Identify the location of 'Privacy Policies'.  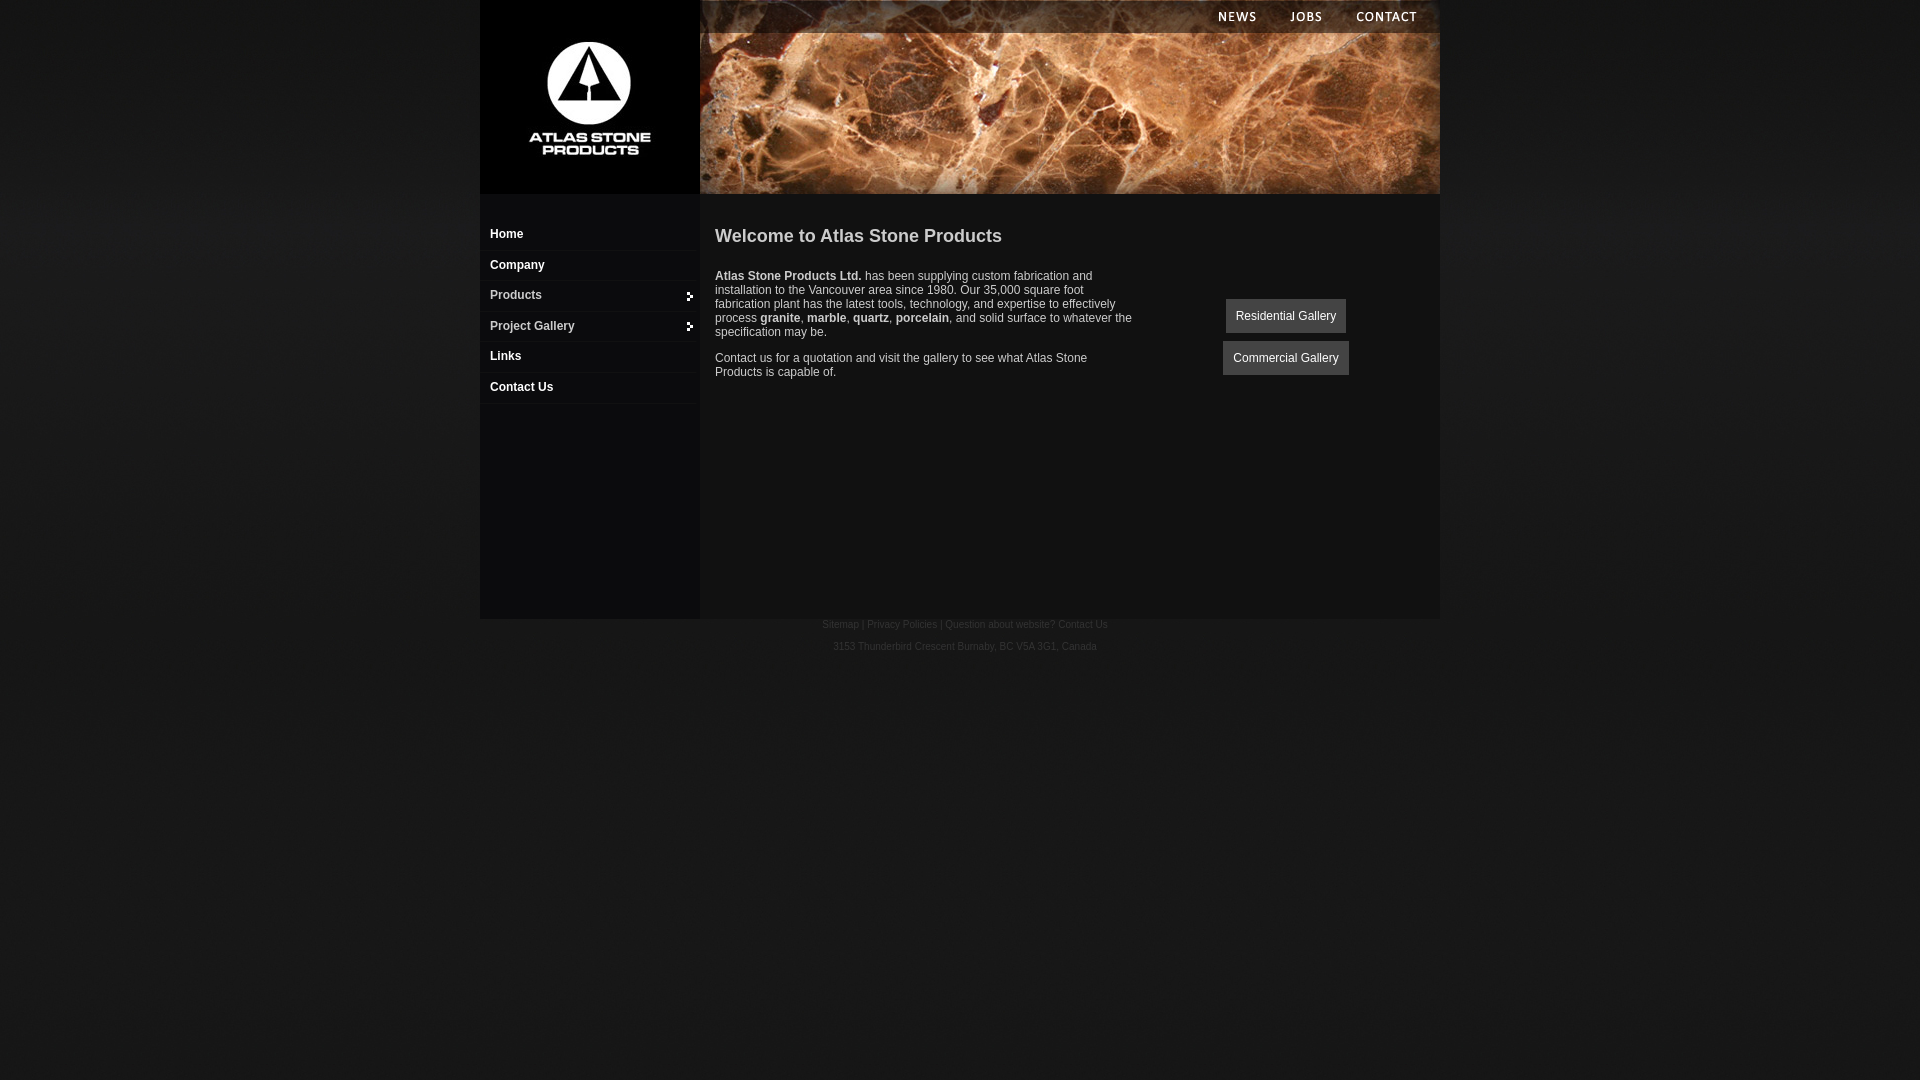
(867, 623).